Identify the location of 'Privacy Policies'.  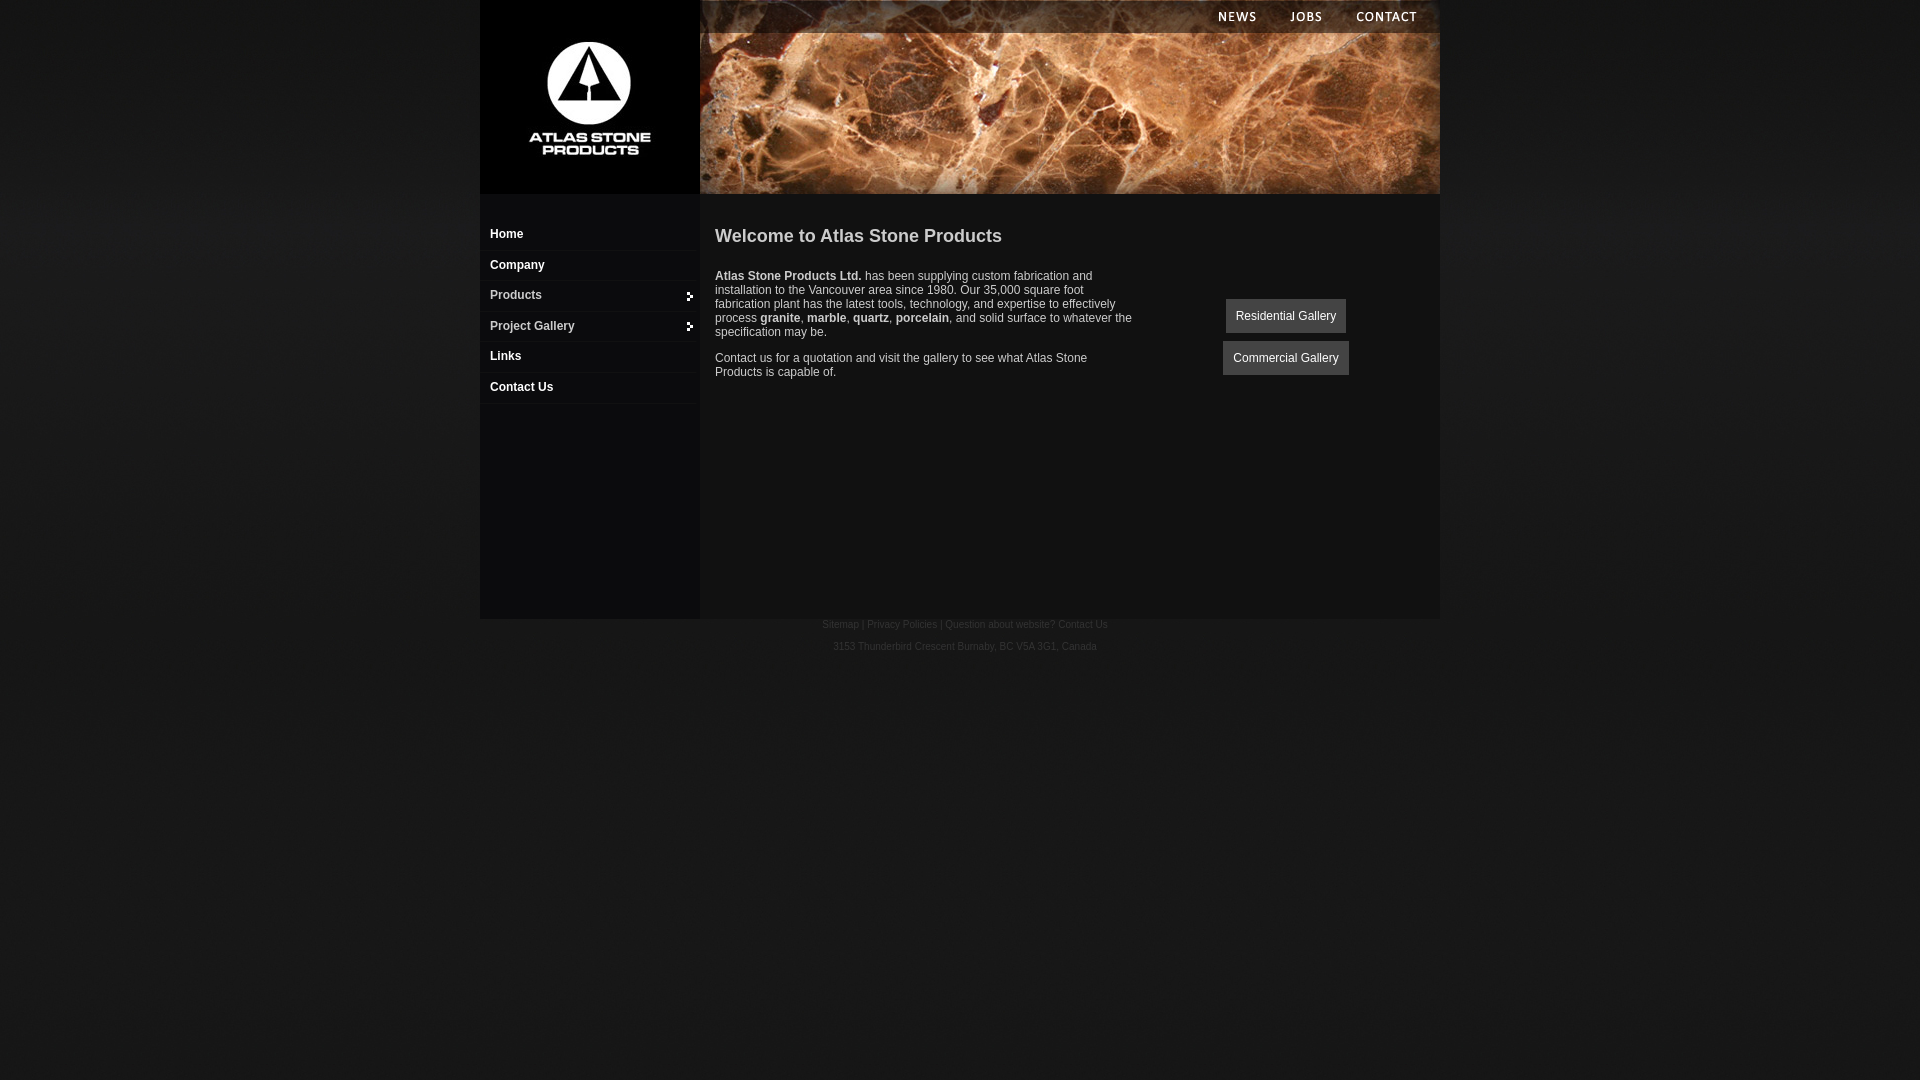
(867, 623).